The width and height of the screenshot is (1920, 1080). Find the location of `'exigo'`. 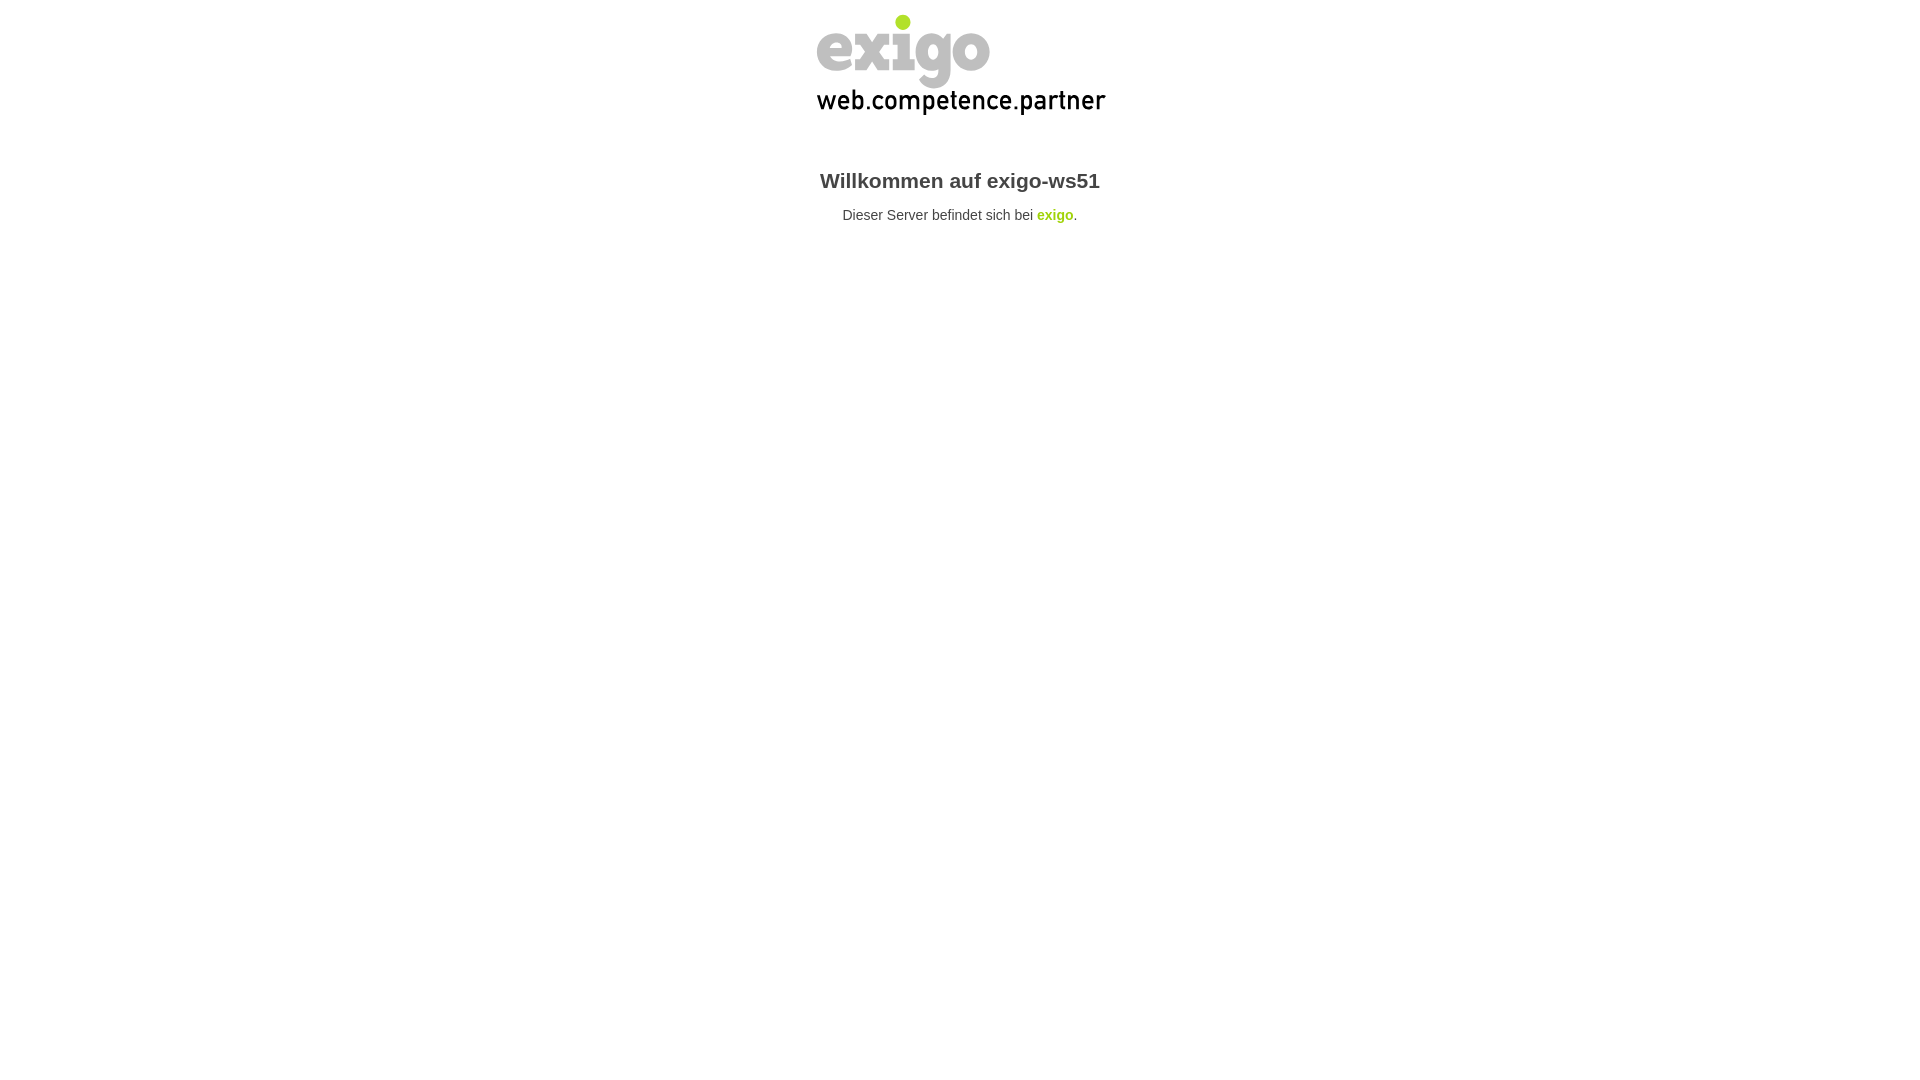

'exigo' is located at coordinates (1054, 215).